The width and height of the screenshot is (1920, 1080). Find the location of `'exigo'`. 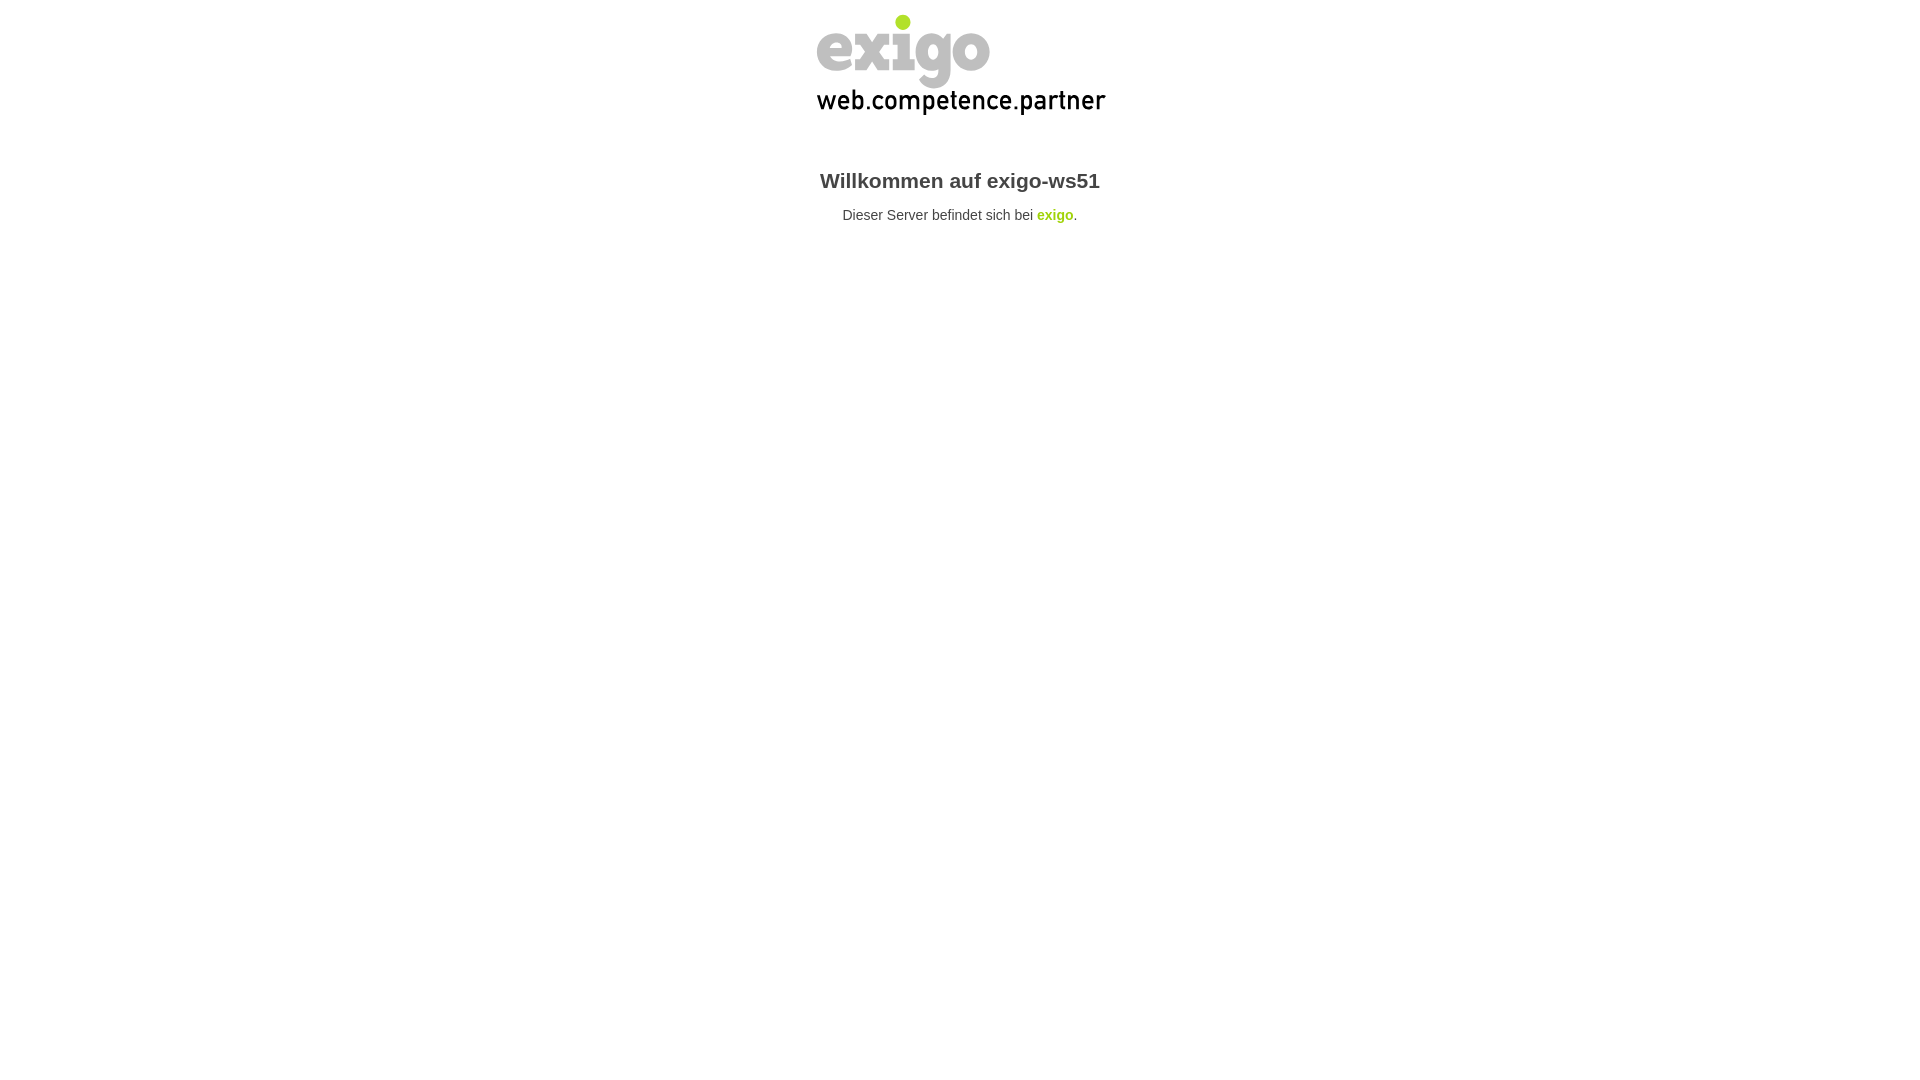

'exigo' is located at coordinates (1054, 215).